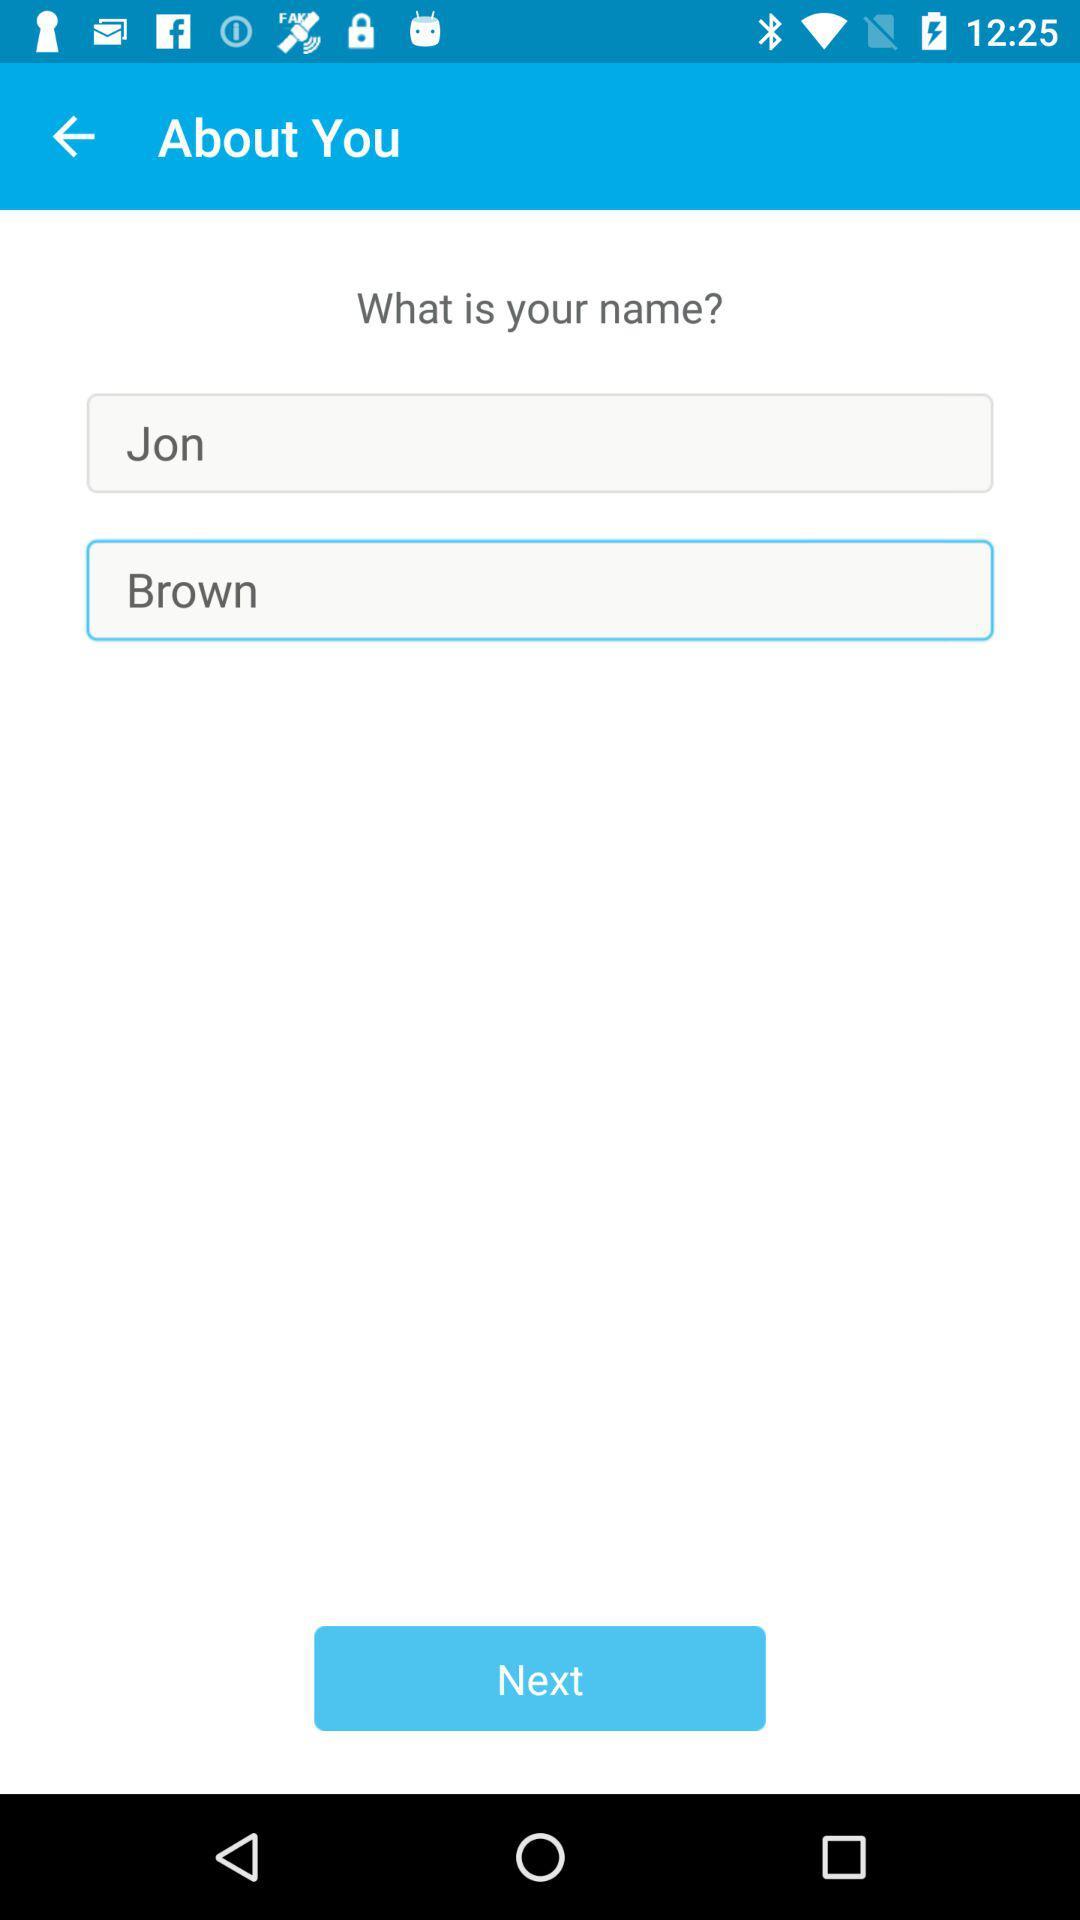 The width and height of the screenshot is (1080, 1920). Describe the element at coordinates (540, 589) in the screenshot. I see `the brown item` at that location.